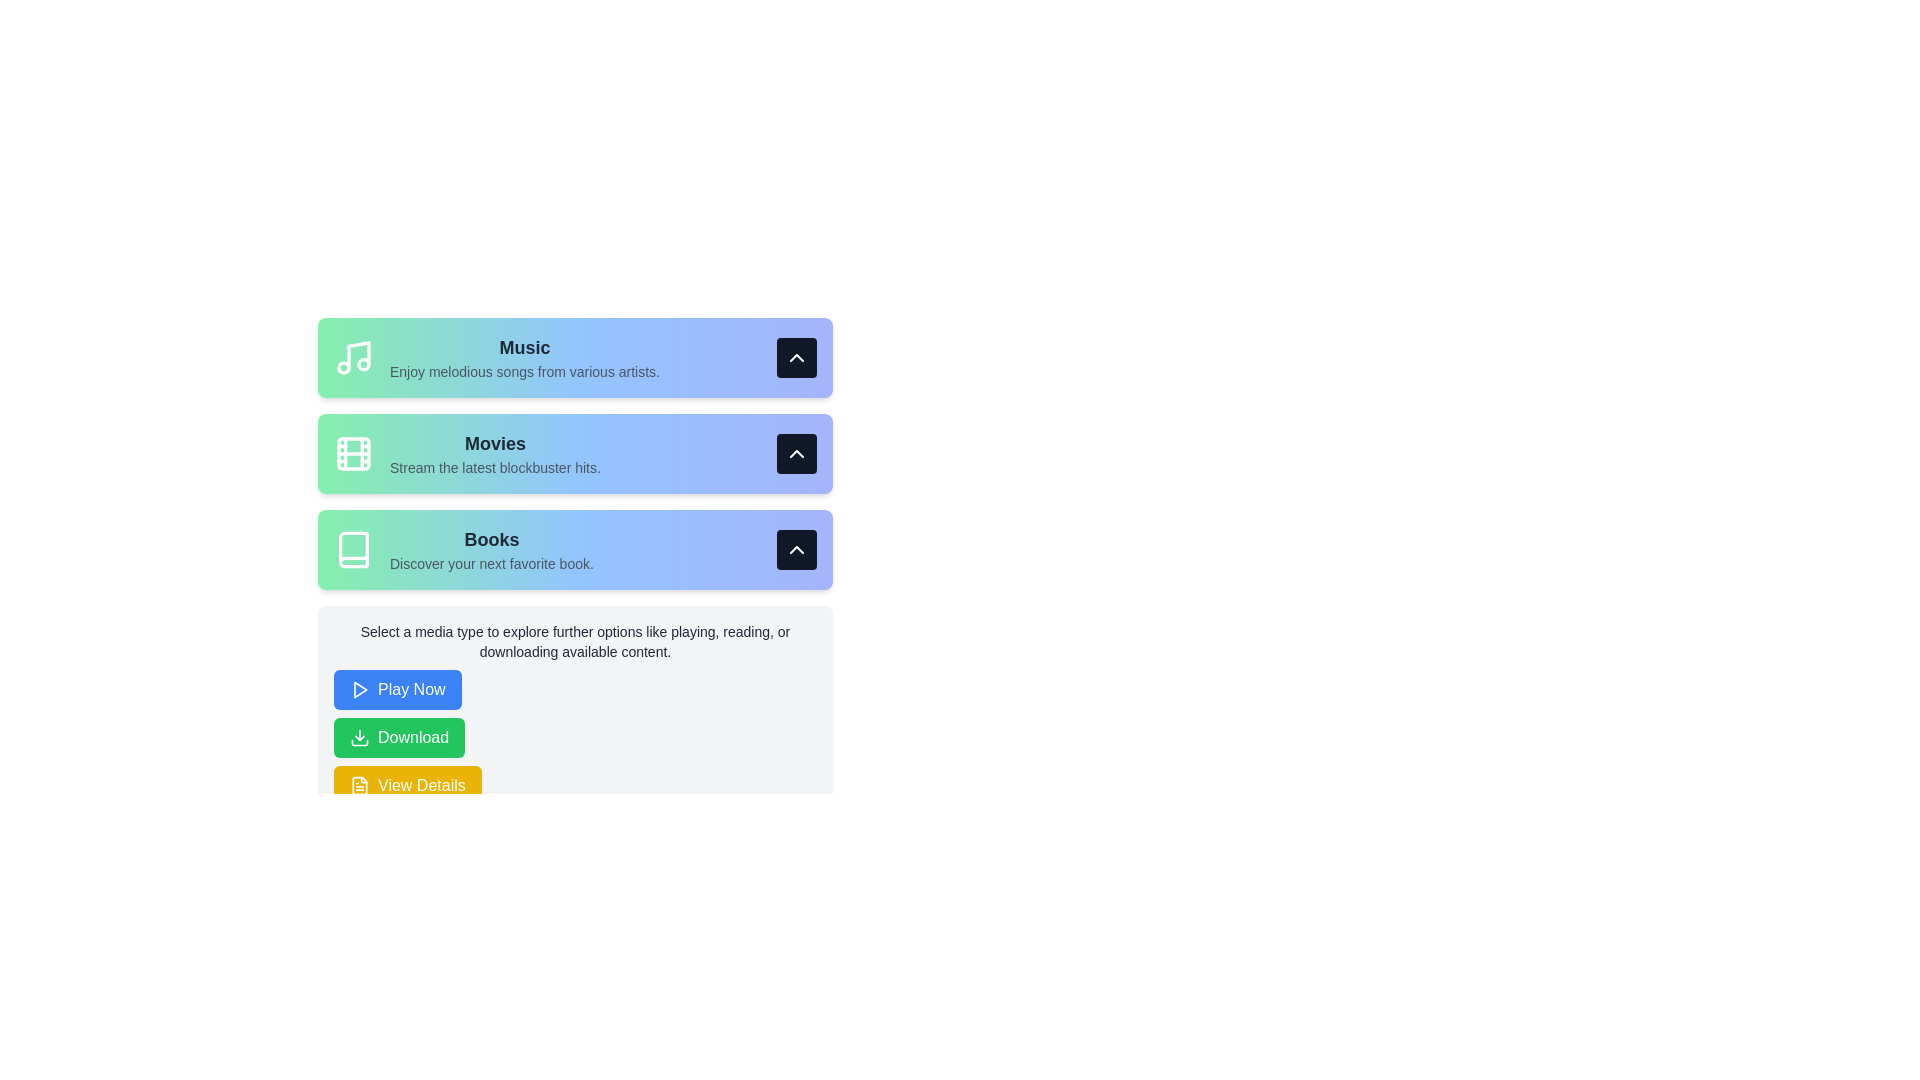 This screenshot has width=1920, height=1080. What do you see at coordinates (399, 737) in the screenshot?
I see `the green 'Download' button, which has a white download icon and the text 'Download'` at bounding box center [399, 737].